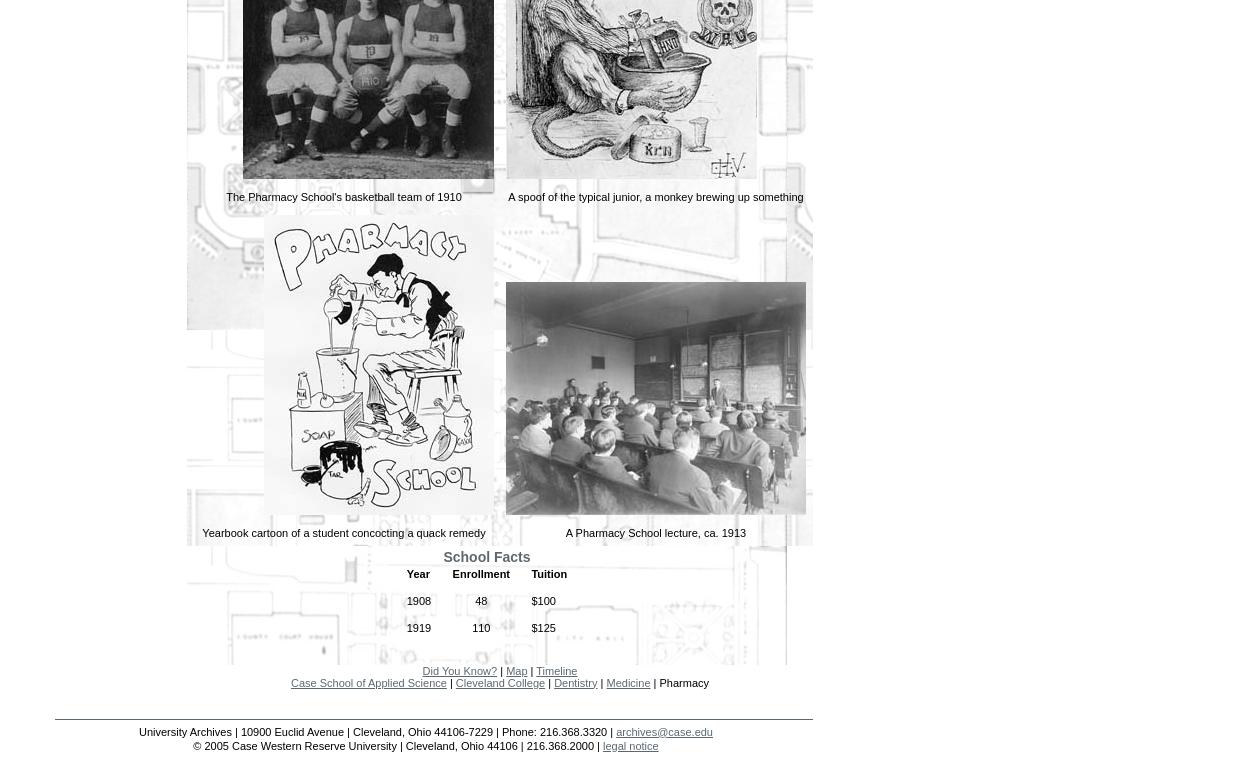 The height and width of the screenshot is (766, 1250). What do you see at coordinates (201, 532) in the screenshot?
I see `'Yearbook cartoon of a student concocting a quack remedy'` at bounding box center [201, 532].